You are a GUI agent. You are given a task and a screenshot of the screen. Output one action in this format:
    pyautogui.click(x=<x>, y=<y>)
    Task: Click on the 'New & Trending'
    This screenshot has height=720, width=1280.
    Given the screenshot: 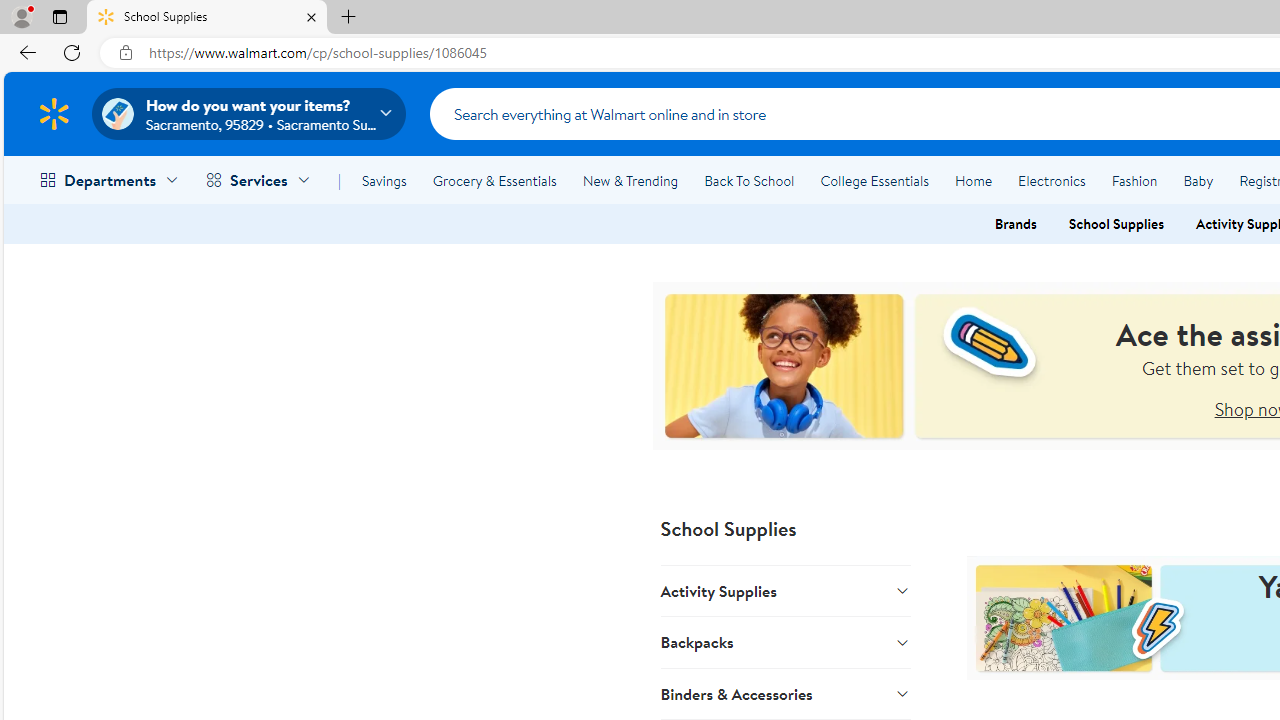 What is the action you would take?
    pyautogui.click(x=630, y=181)
    